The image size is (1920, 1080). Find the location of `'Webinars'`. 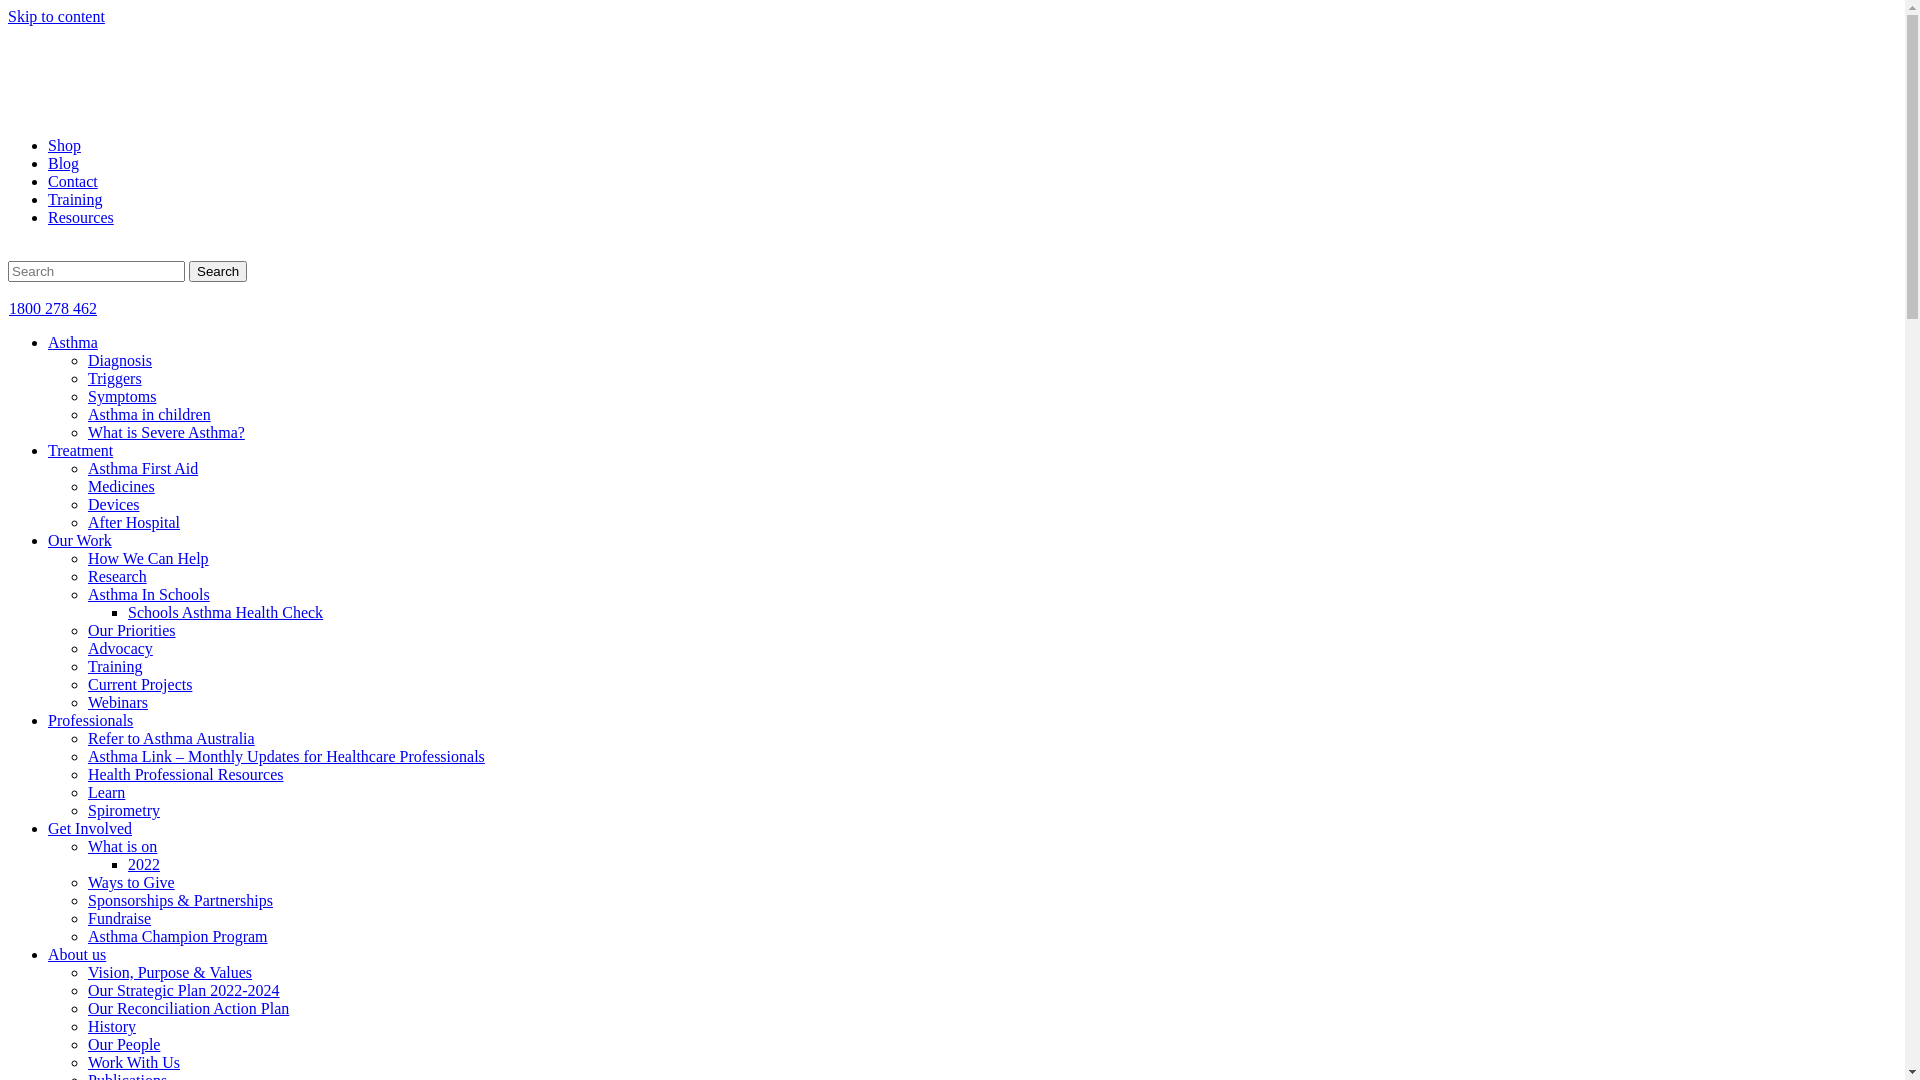

'Webinars' is located at coordinates (117, 701).